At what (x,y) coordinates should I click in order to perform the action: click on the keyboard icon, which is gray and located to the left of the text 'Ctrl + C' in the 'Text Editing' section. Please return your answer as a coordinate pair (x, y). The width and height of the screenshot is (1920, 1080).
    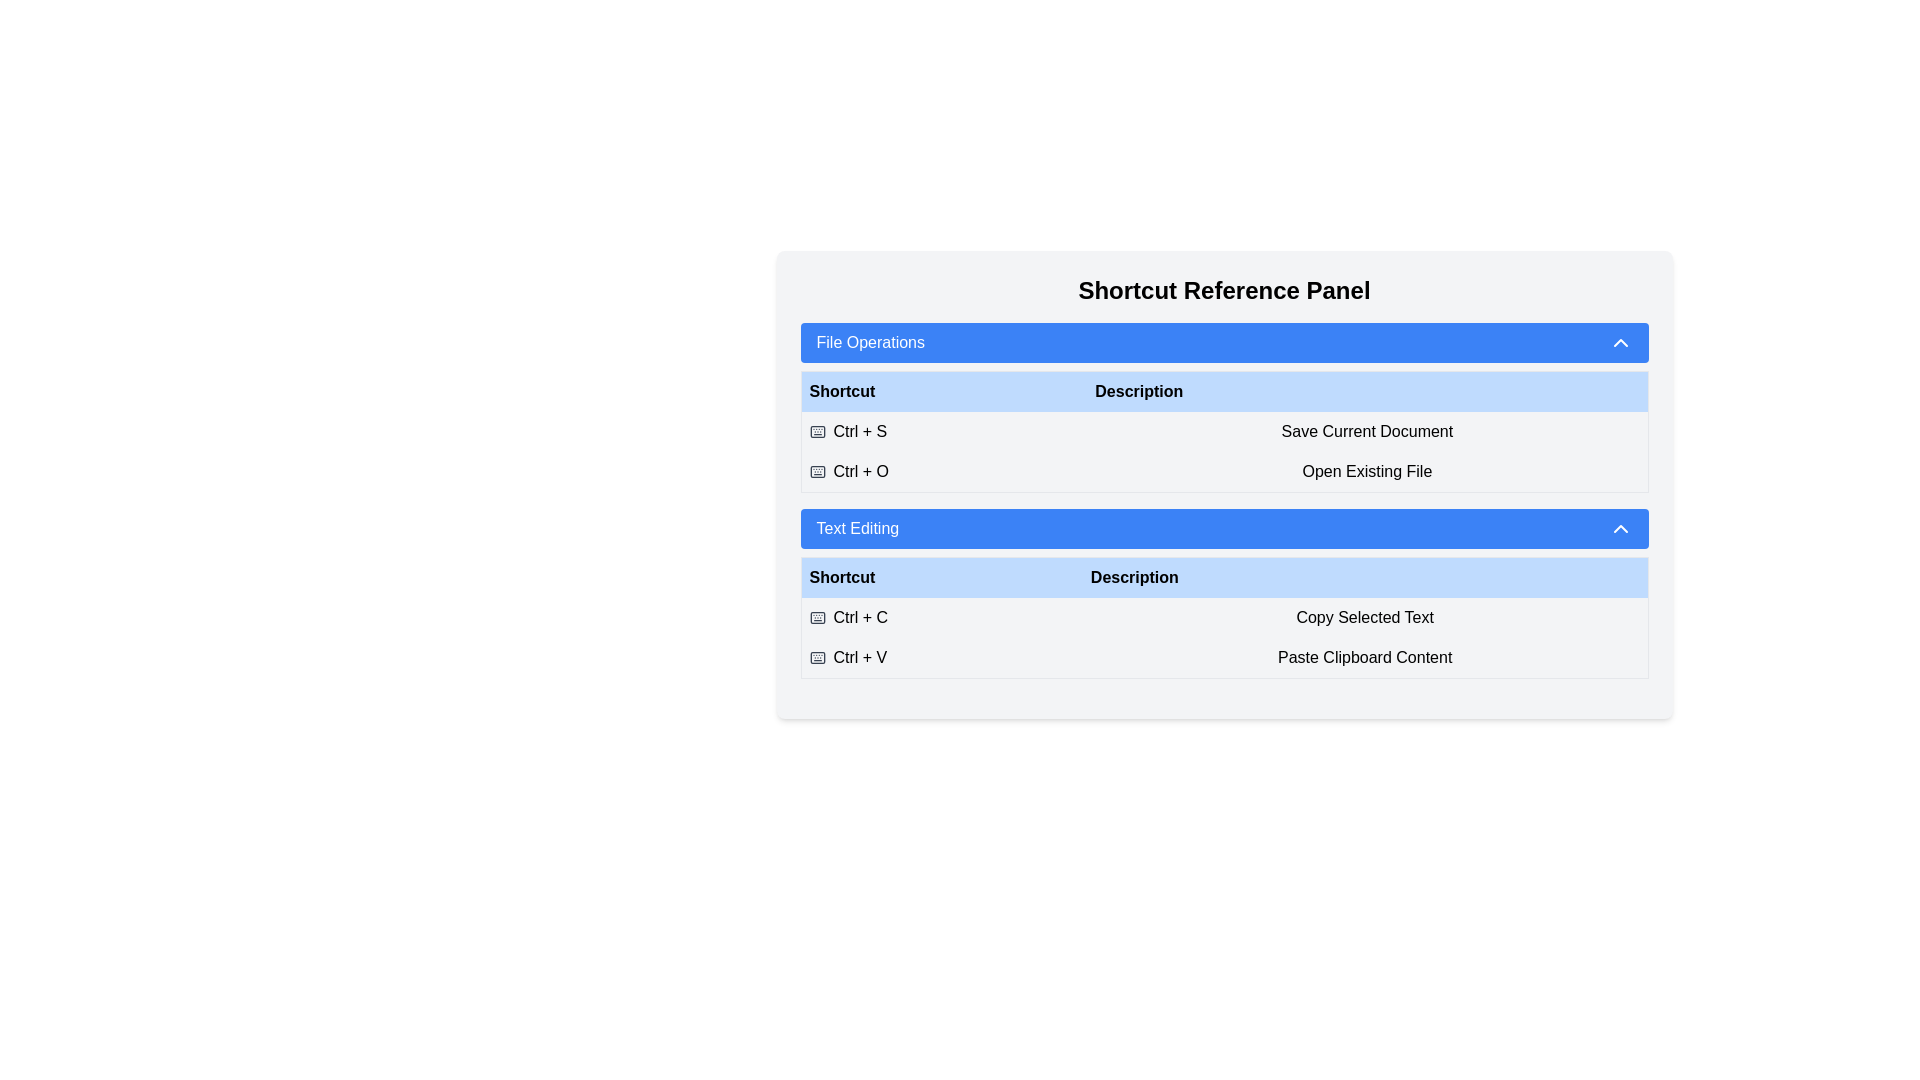
    Looking at the image, I should click on (817, 616).